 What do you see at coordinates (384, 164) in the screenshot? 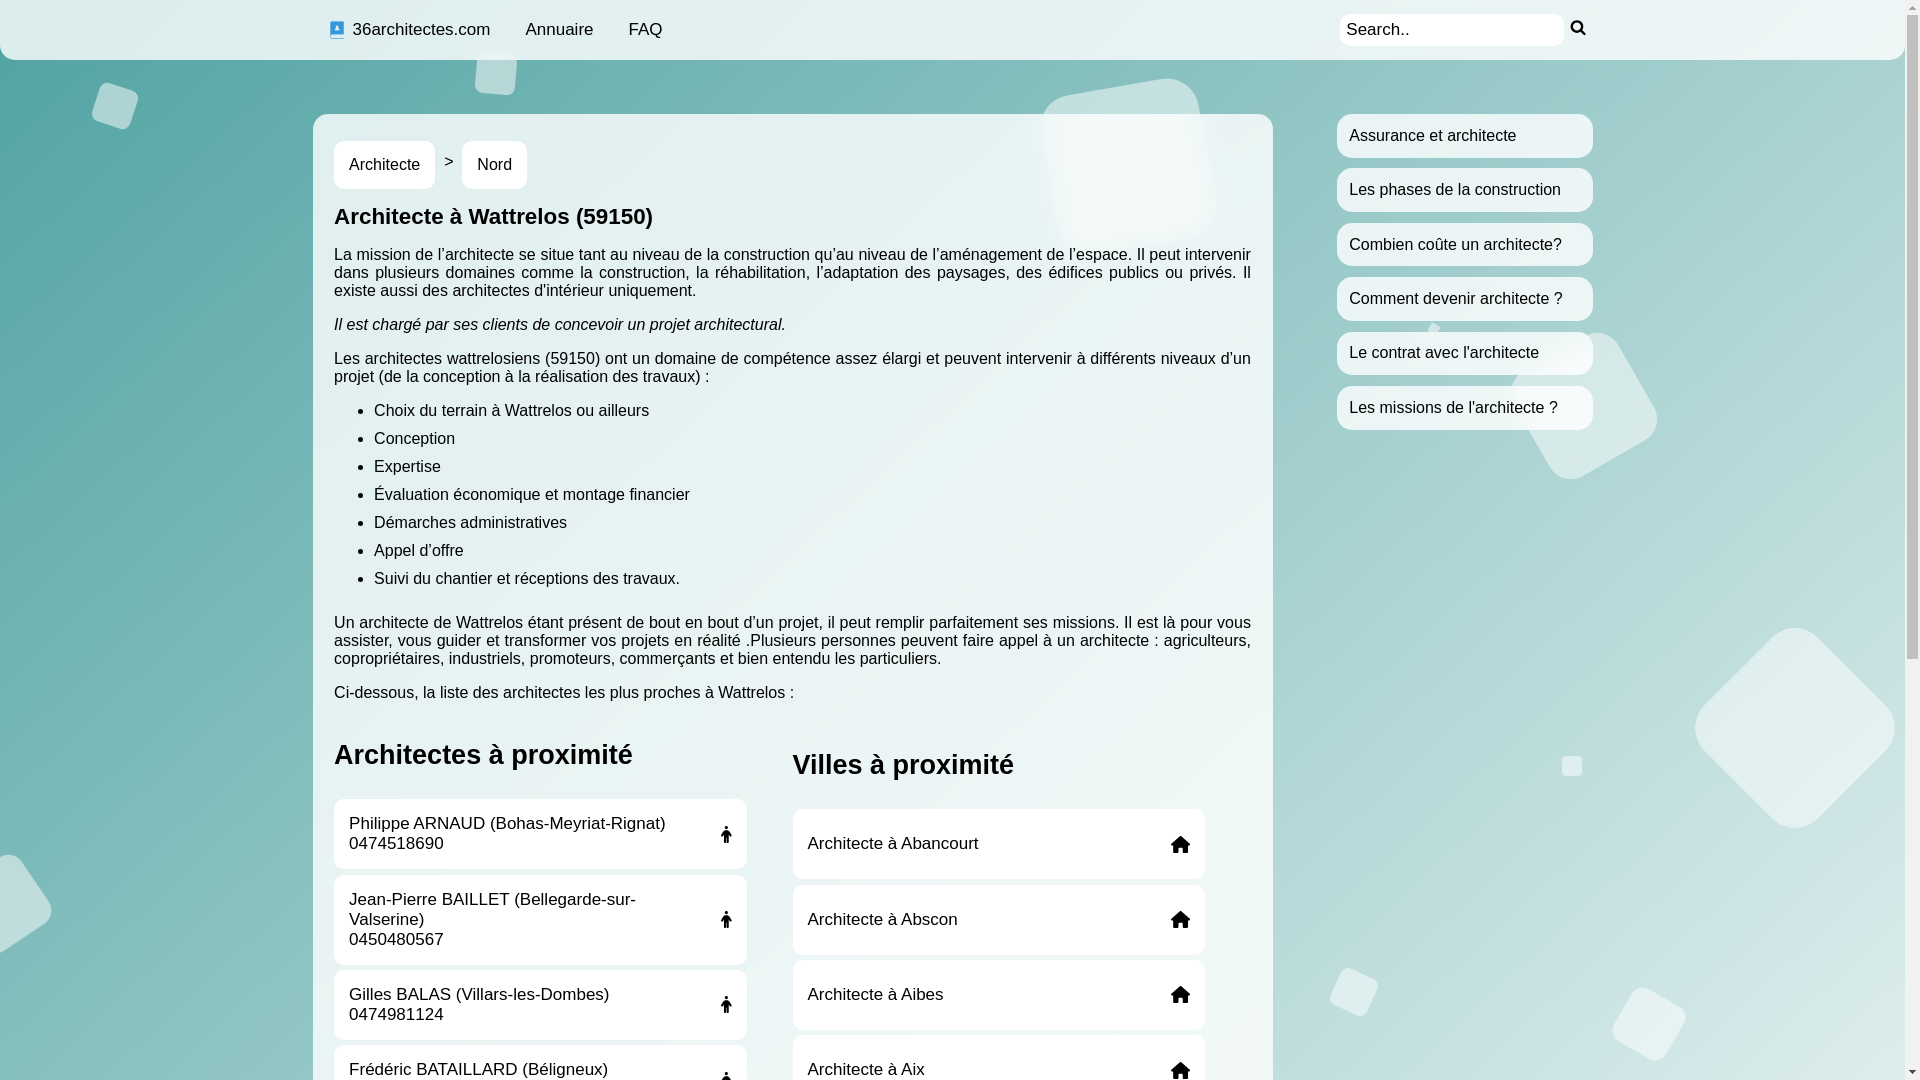
I see `'Architecte'` at bounding box center [384, 164].